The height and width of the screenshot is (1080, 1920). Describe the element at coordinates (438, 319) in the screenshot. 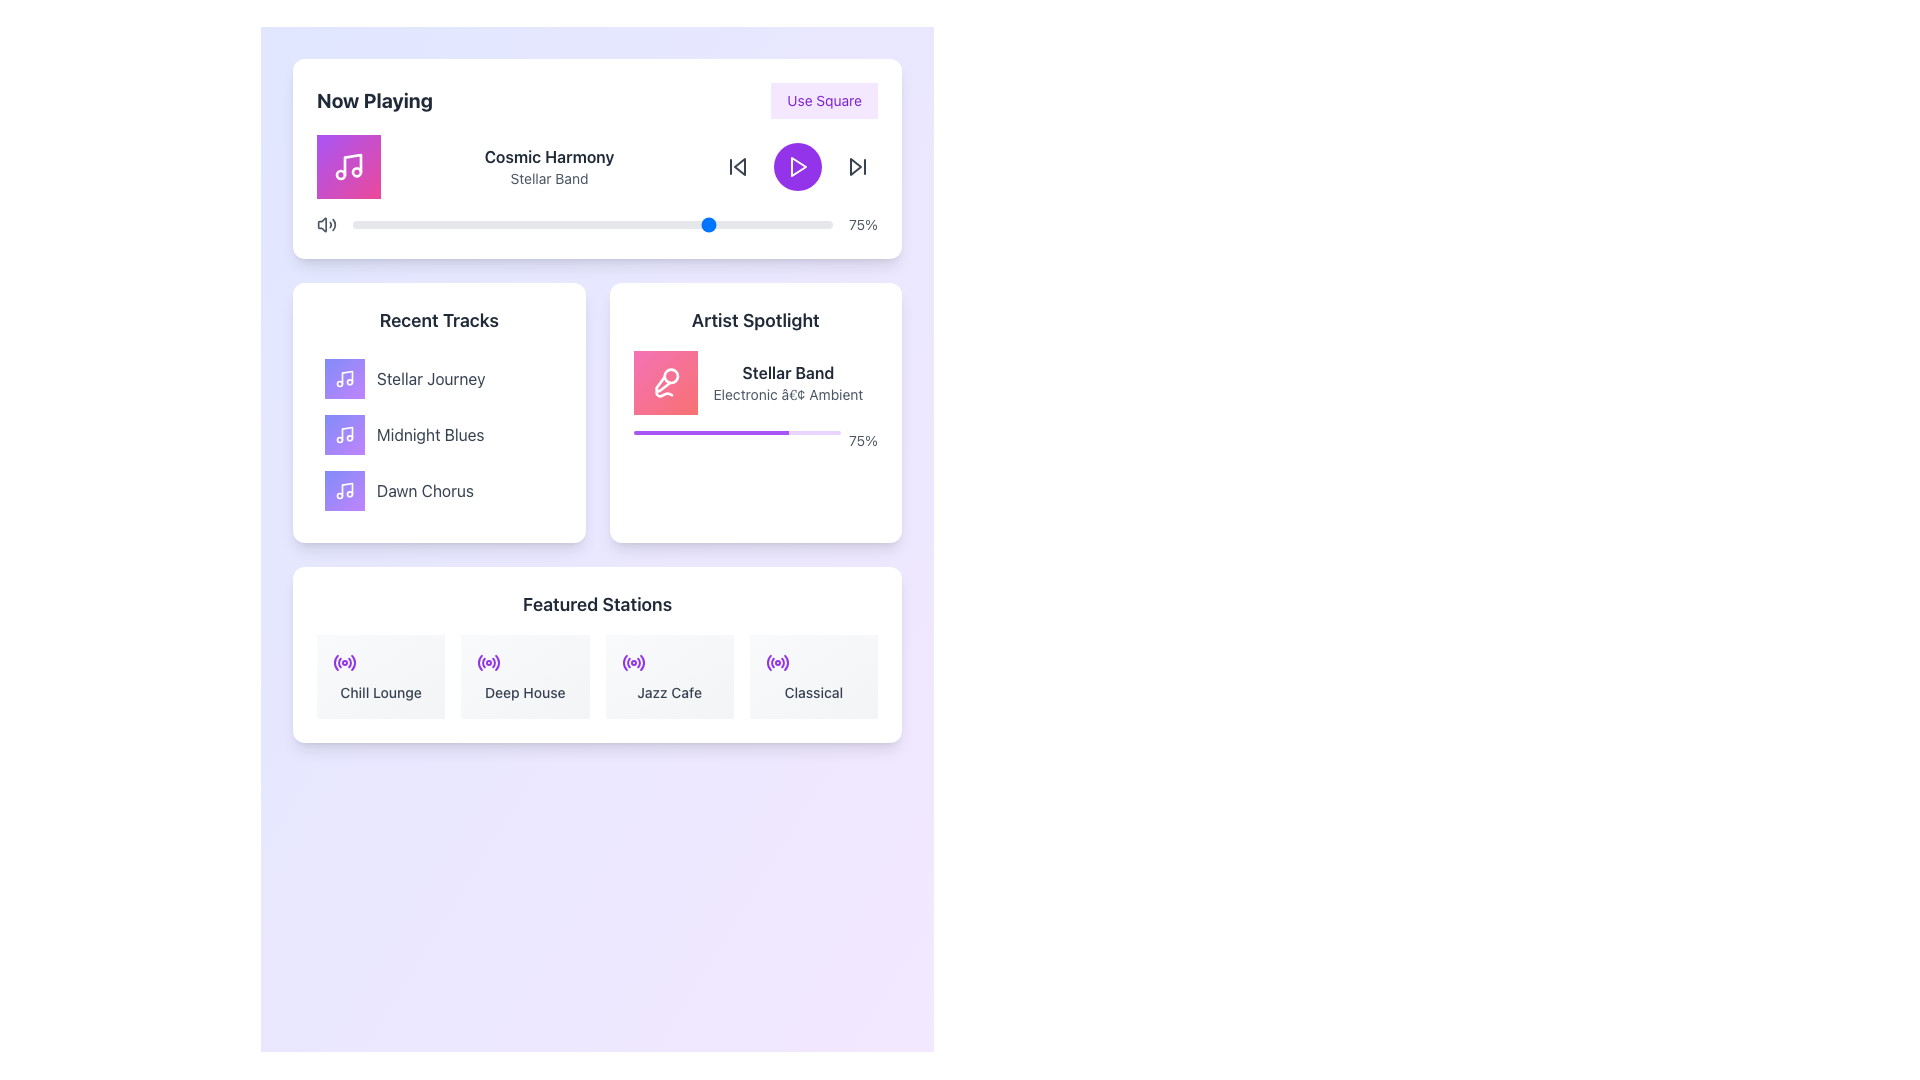

I see `static text label that serves as a section header for the 'Recent Tracks' list, located at the topmost center of the card in the upper-middle section of the interface` at that location.